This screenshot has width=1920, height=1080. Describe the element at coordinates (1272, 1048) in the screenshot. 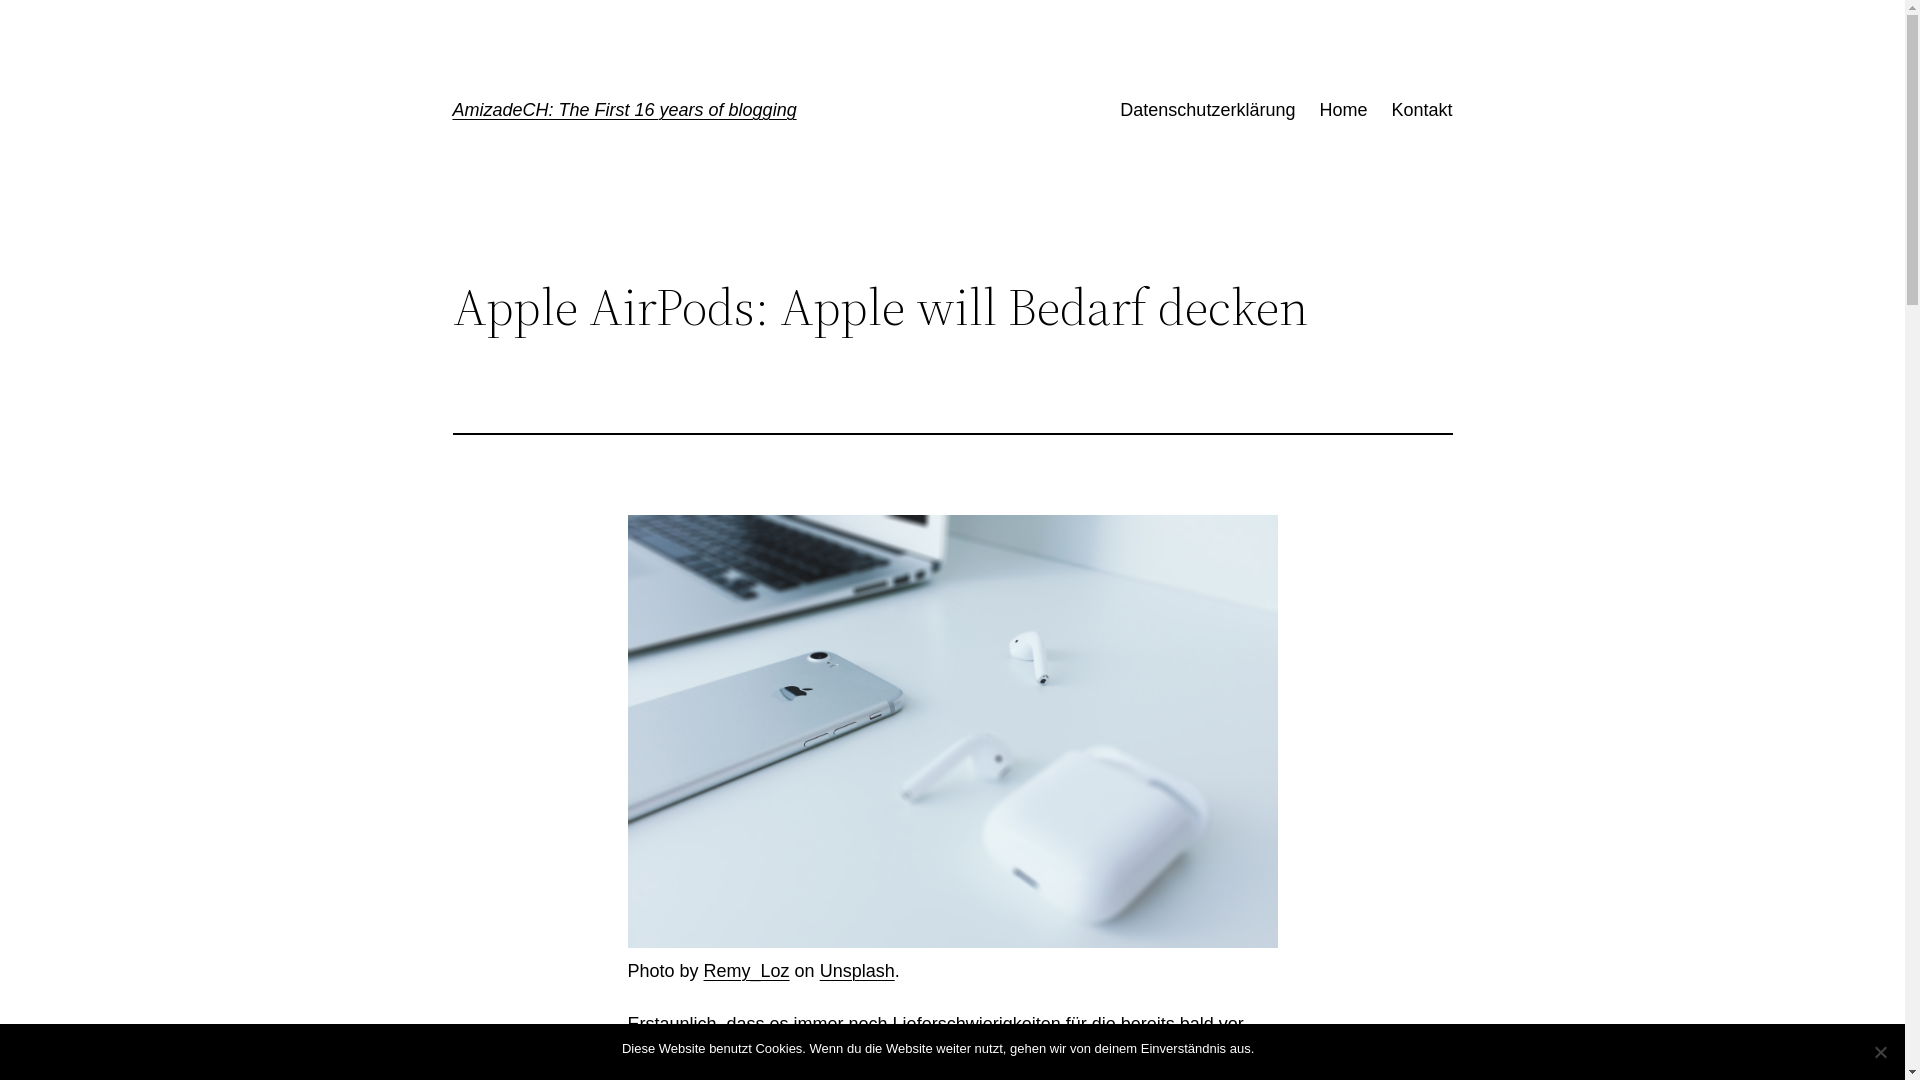

I see `'OK'` at that location.